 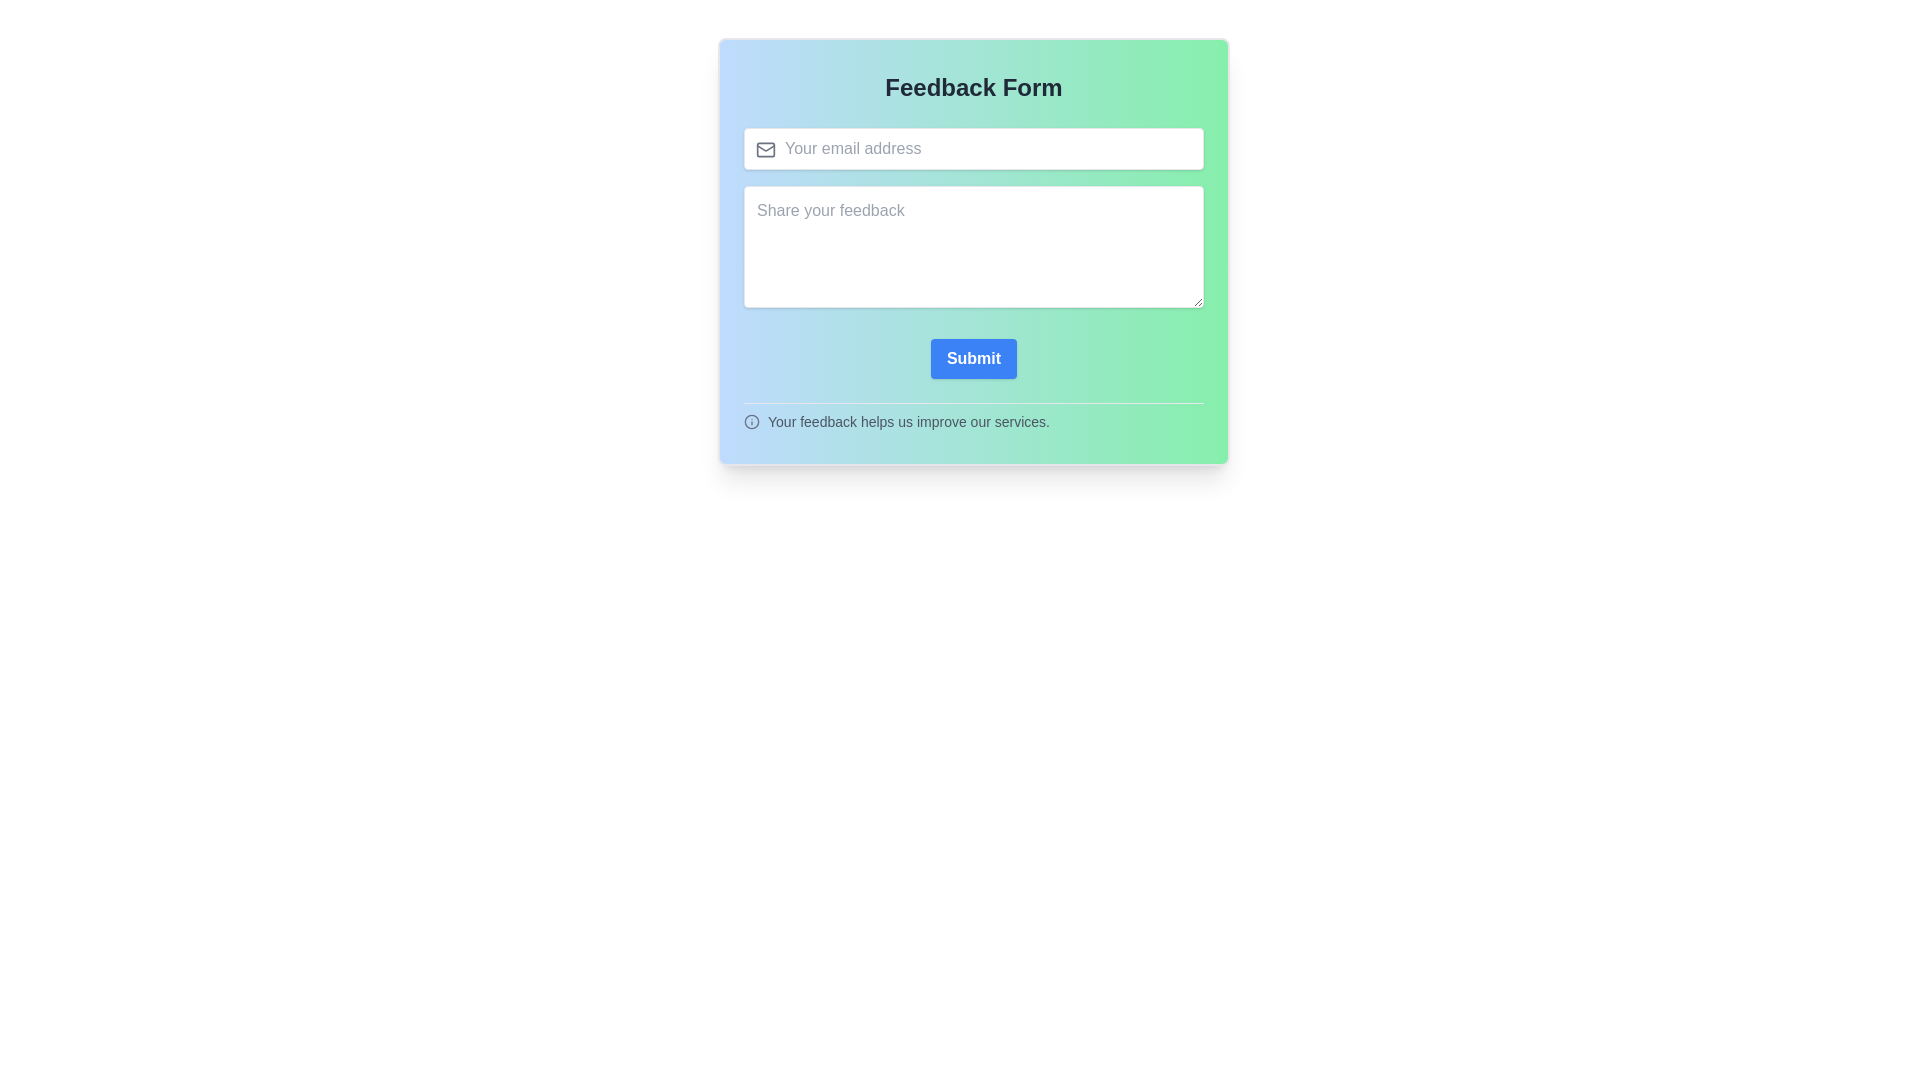 I want to click on the multiline text input field located in the bottom half of the form, below the email input field, by pressing the tab key, so click(x=974, y=245).